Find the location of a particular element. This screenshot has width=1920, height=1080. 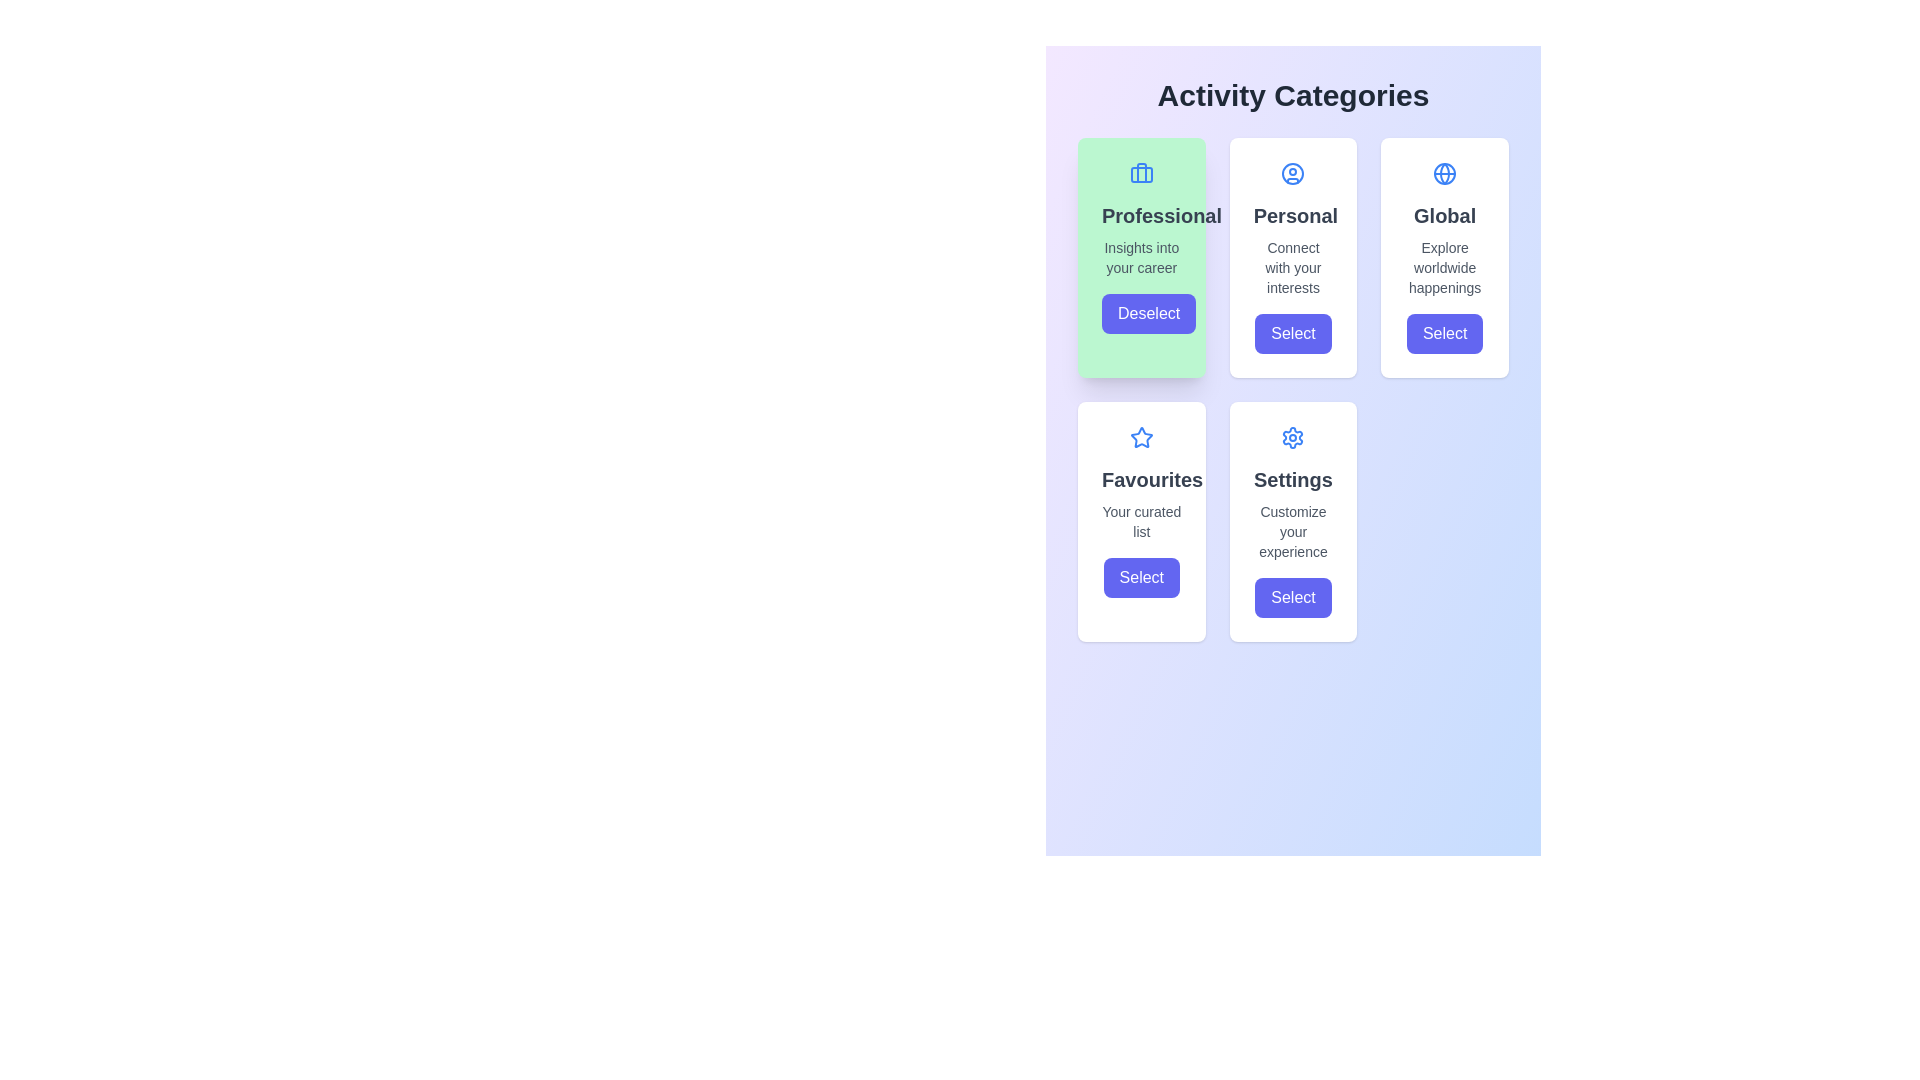

the globe icon in the upper-right corner of the grid layout is located at coordinates (1445, 172).